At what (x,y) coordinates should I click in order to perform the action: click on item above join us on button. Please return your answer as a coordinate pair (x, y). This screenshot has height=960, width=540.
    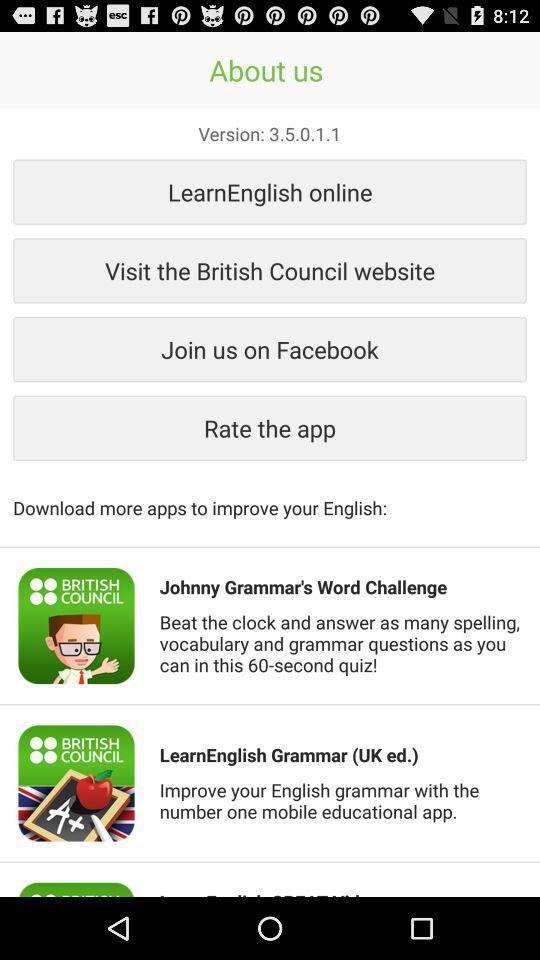
    Looking at the image, I should click on (270, 269).